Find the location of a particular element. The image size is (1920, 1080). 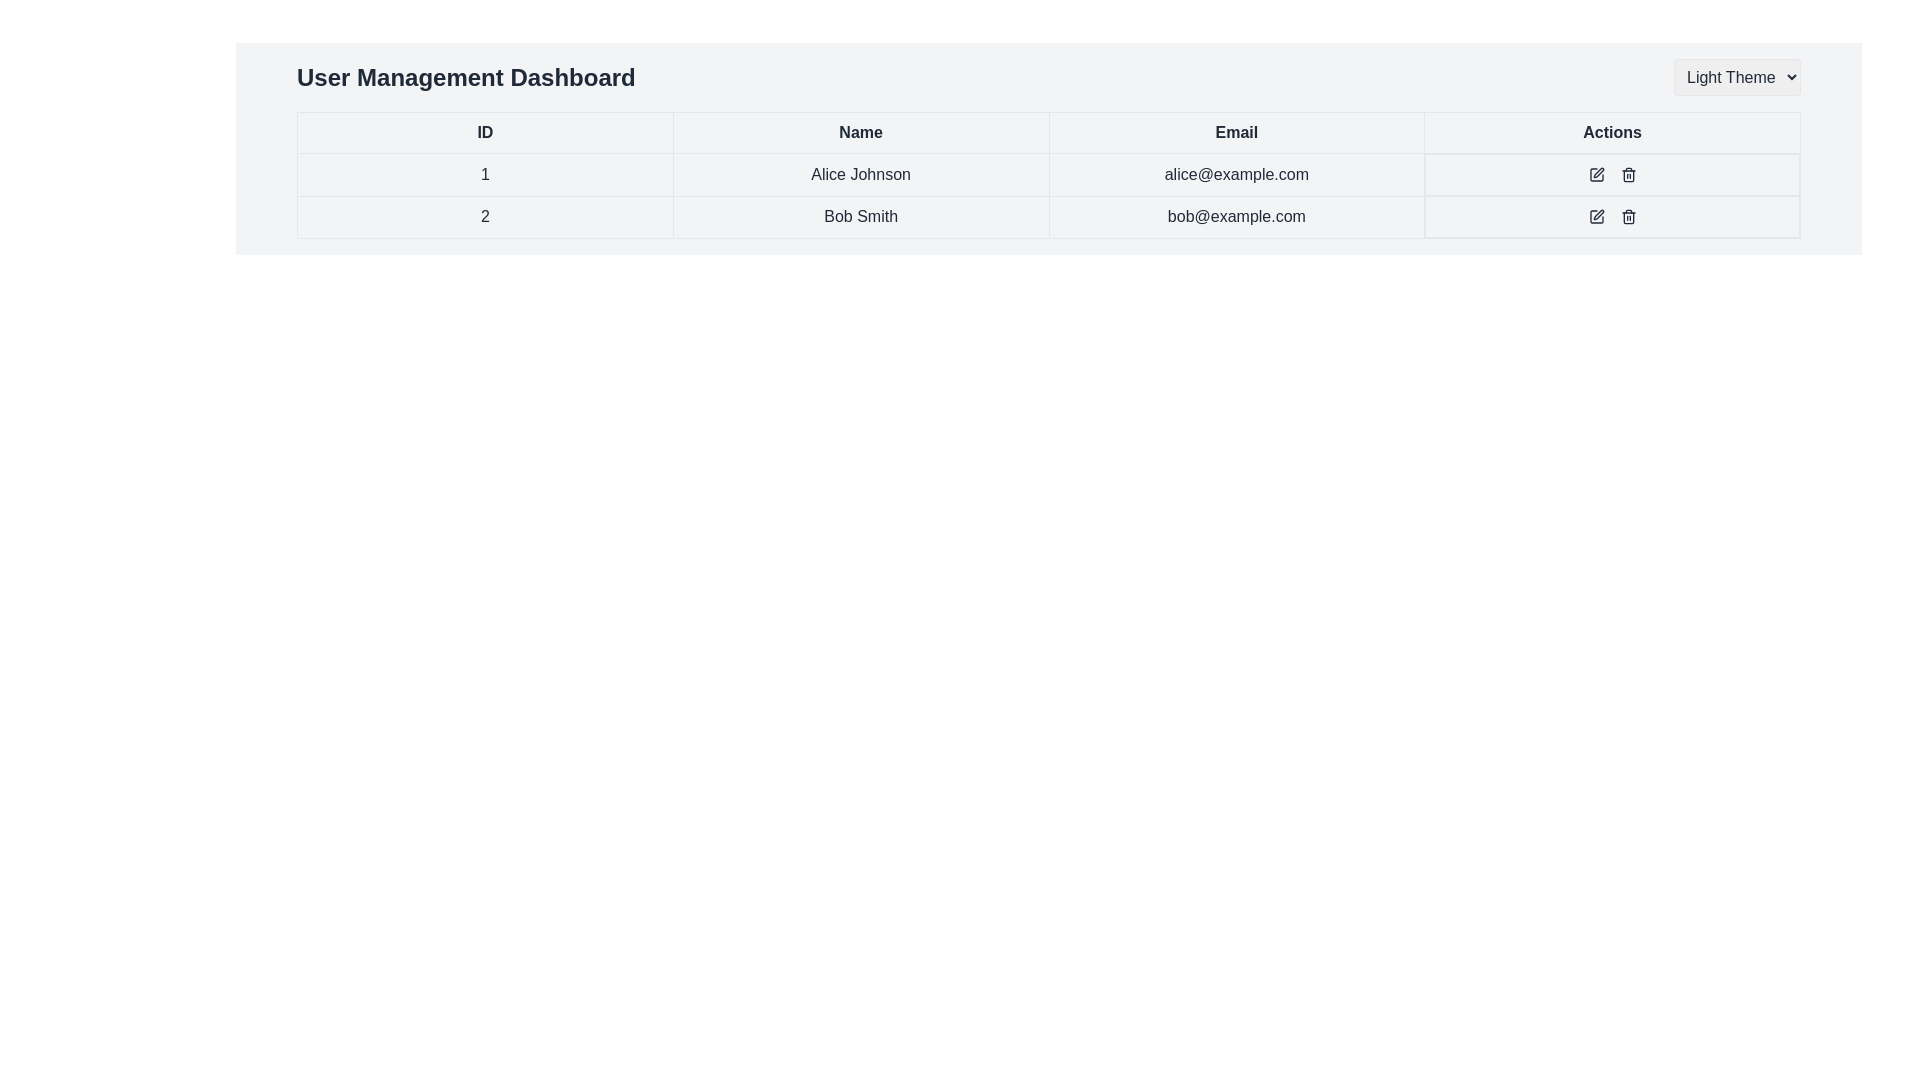

Text label that serves as the unique identifier for the corresponding row in the table, located in the first column of the second row, next to 'Bob Smith' is located at coordinates (485, 217).